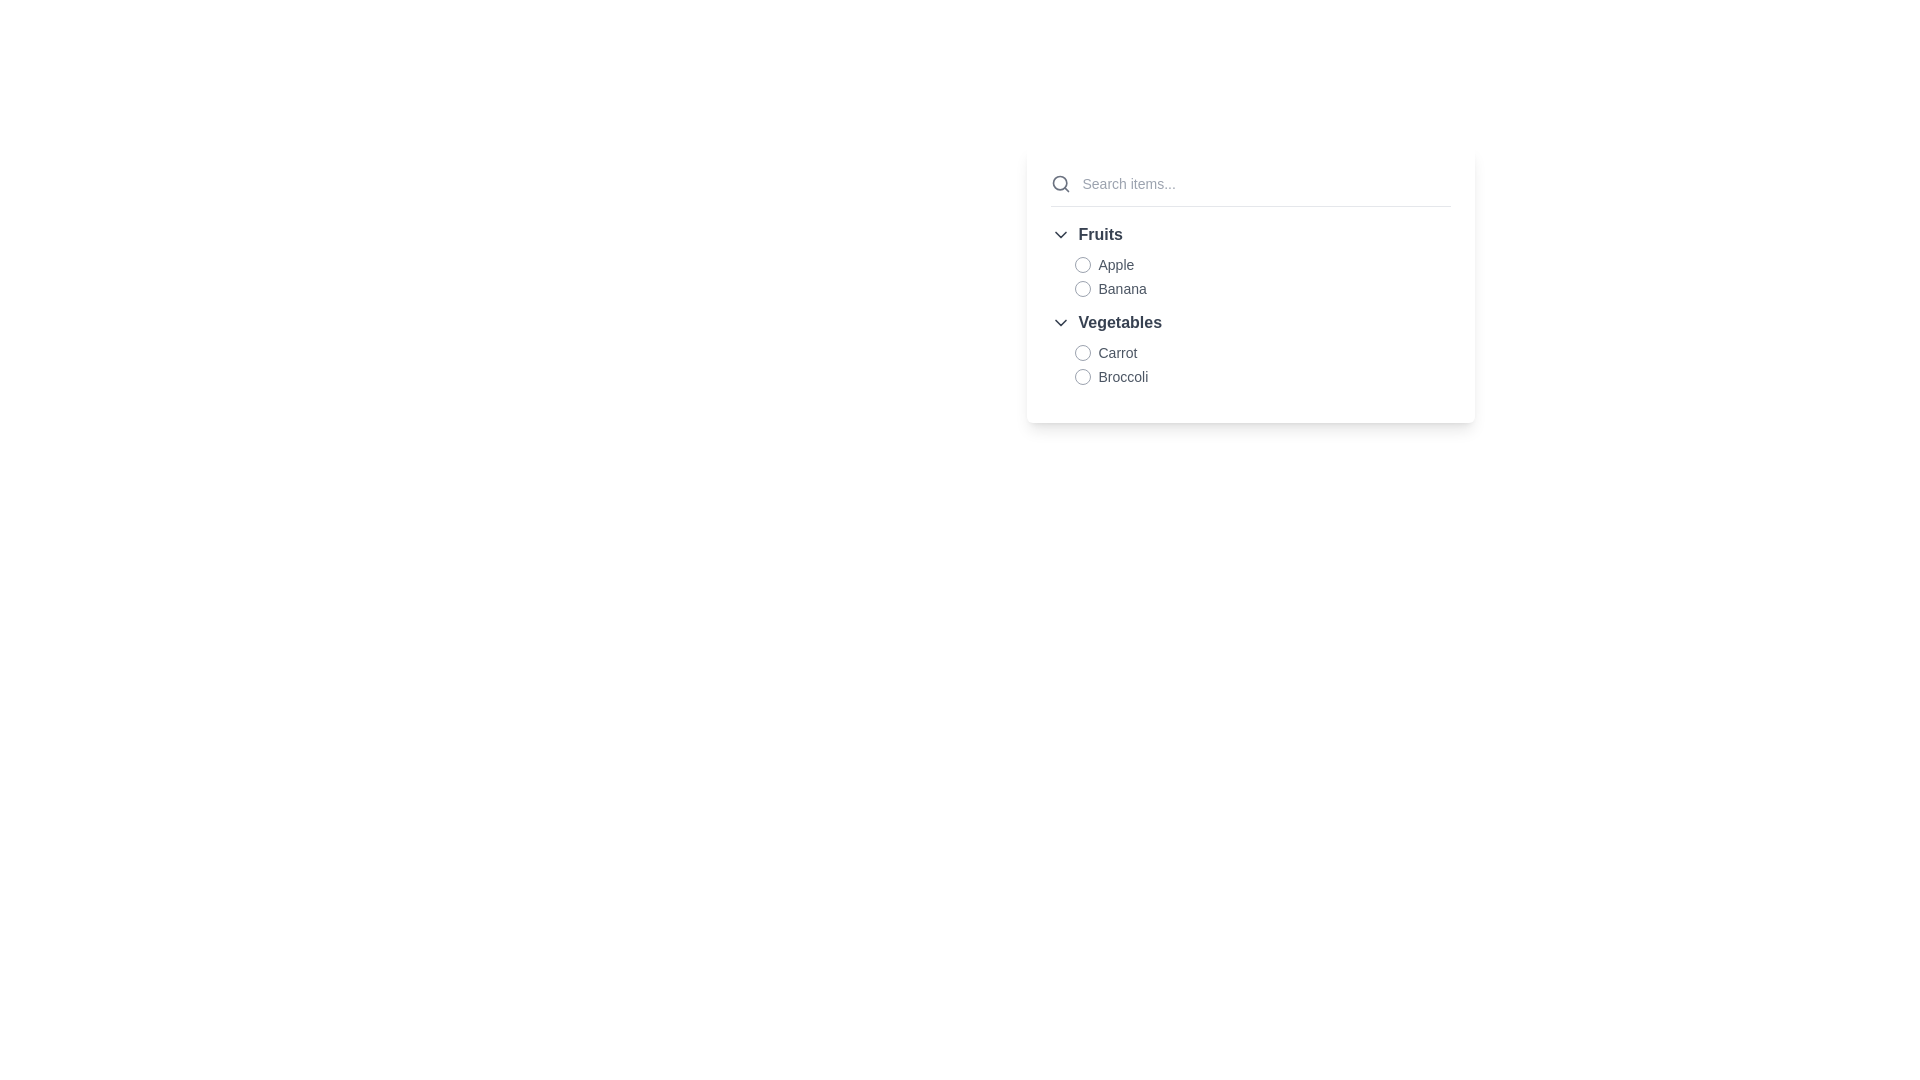 This screenshot has height=1080, width=1920. Describe the element at coordinates (1059, 184) in the screenshot. I see `the stylized search icon, which is a circular magnifying glass located at the leftmost side of the header section, to the immediate left of the 'Search items...' text input field` at that location.